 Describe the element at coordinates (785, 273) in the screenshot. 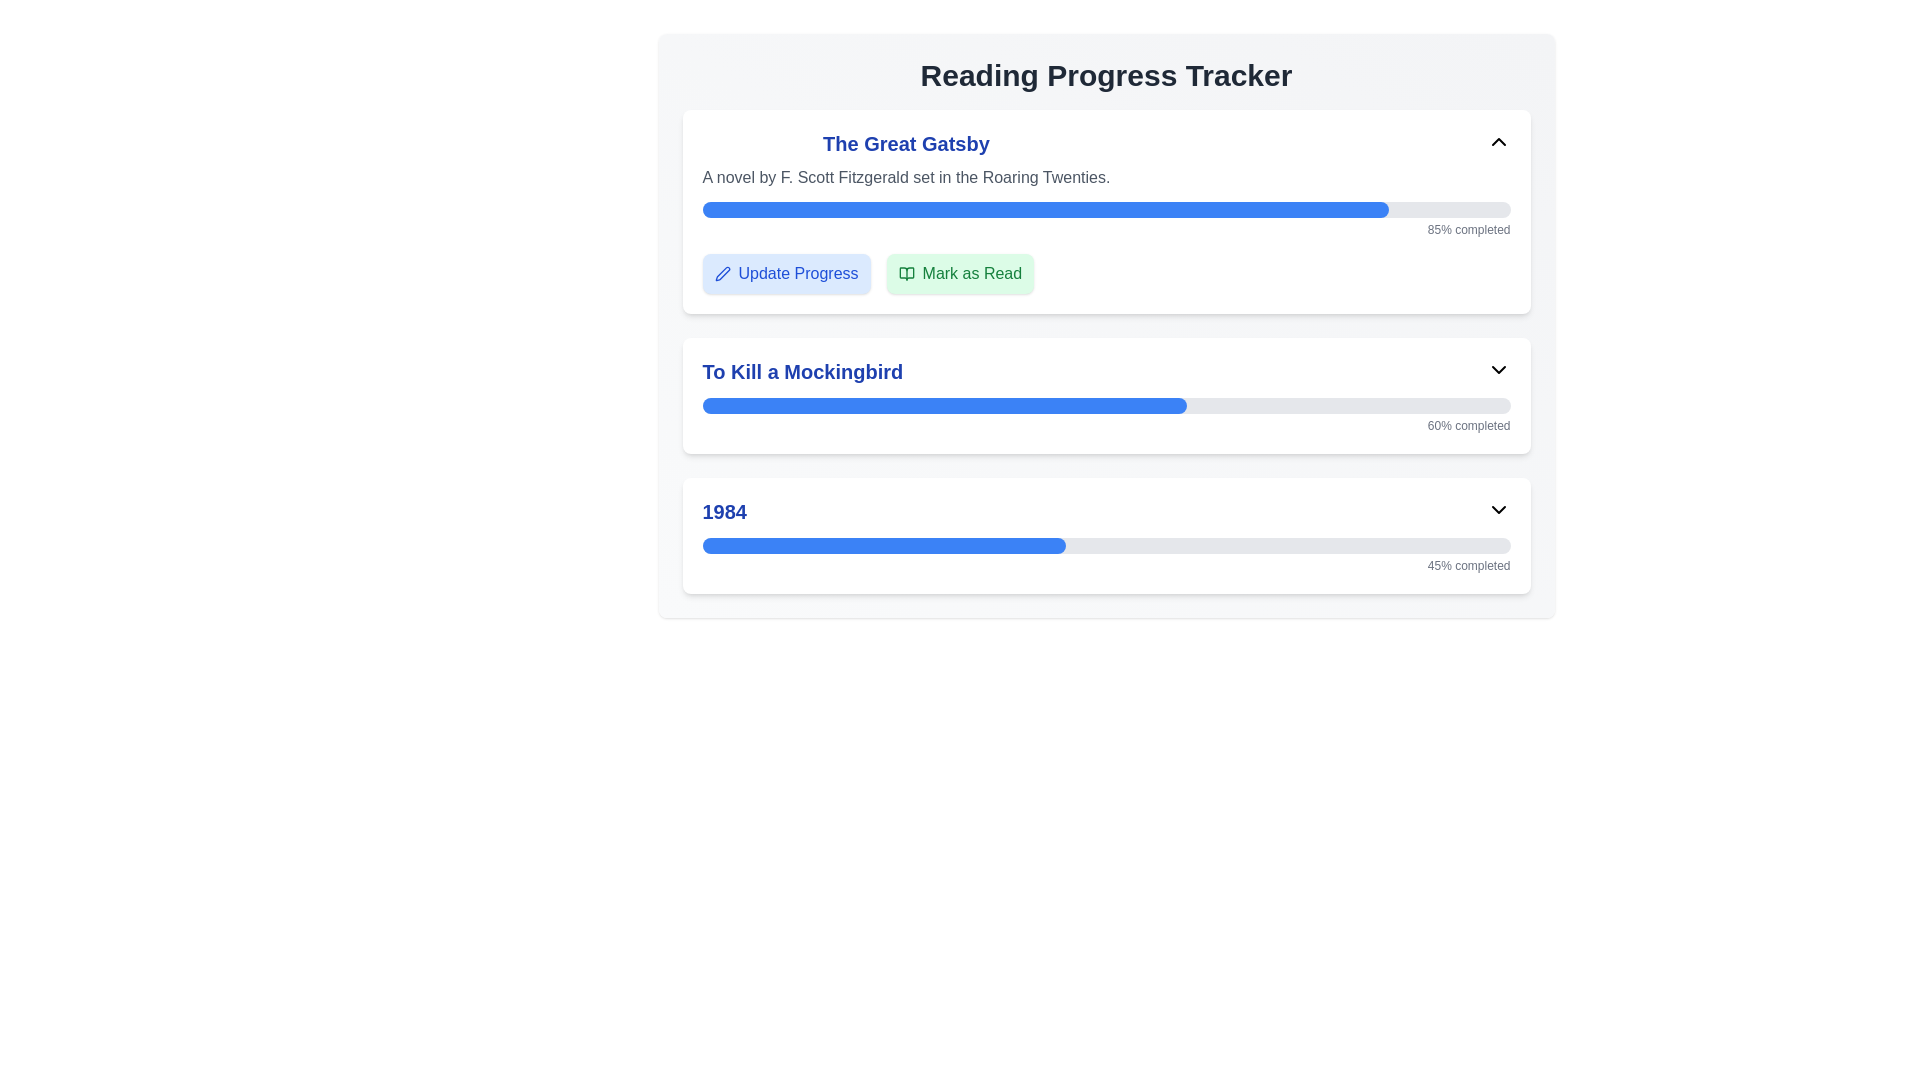

I see `the 'Update Progress' button, which is a light blue rectangular button with rounded corners located under the heading 'The Great Gatsby'` at that location.